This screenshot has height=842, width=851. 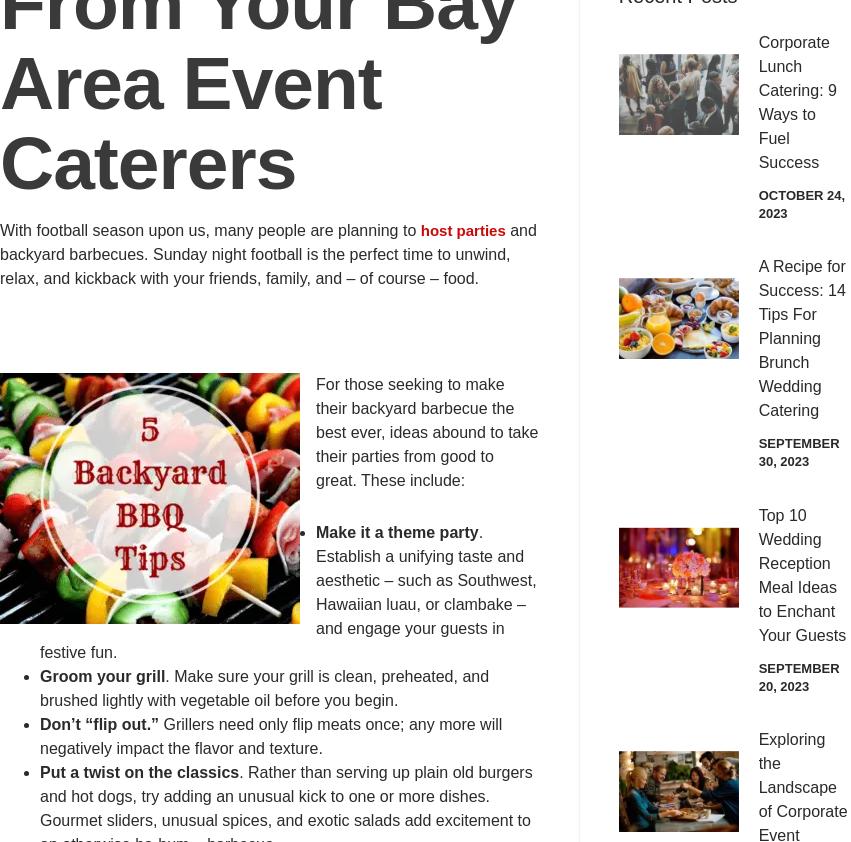 What do you see at coordinates (797, 451) in the screenshot?
I see `'September 30, 2023'` at bounding box center [797, 451].